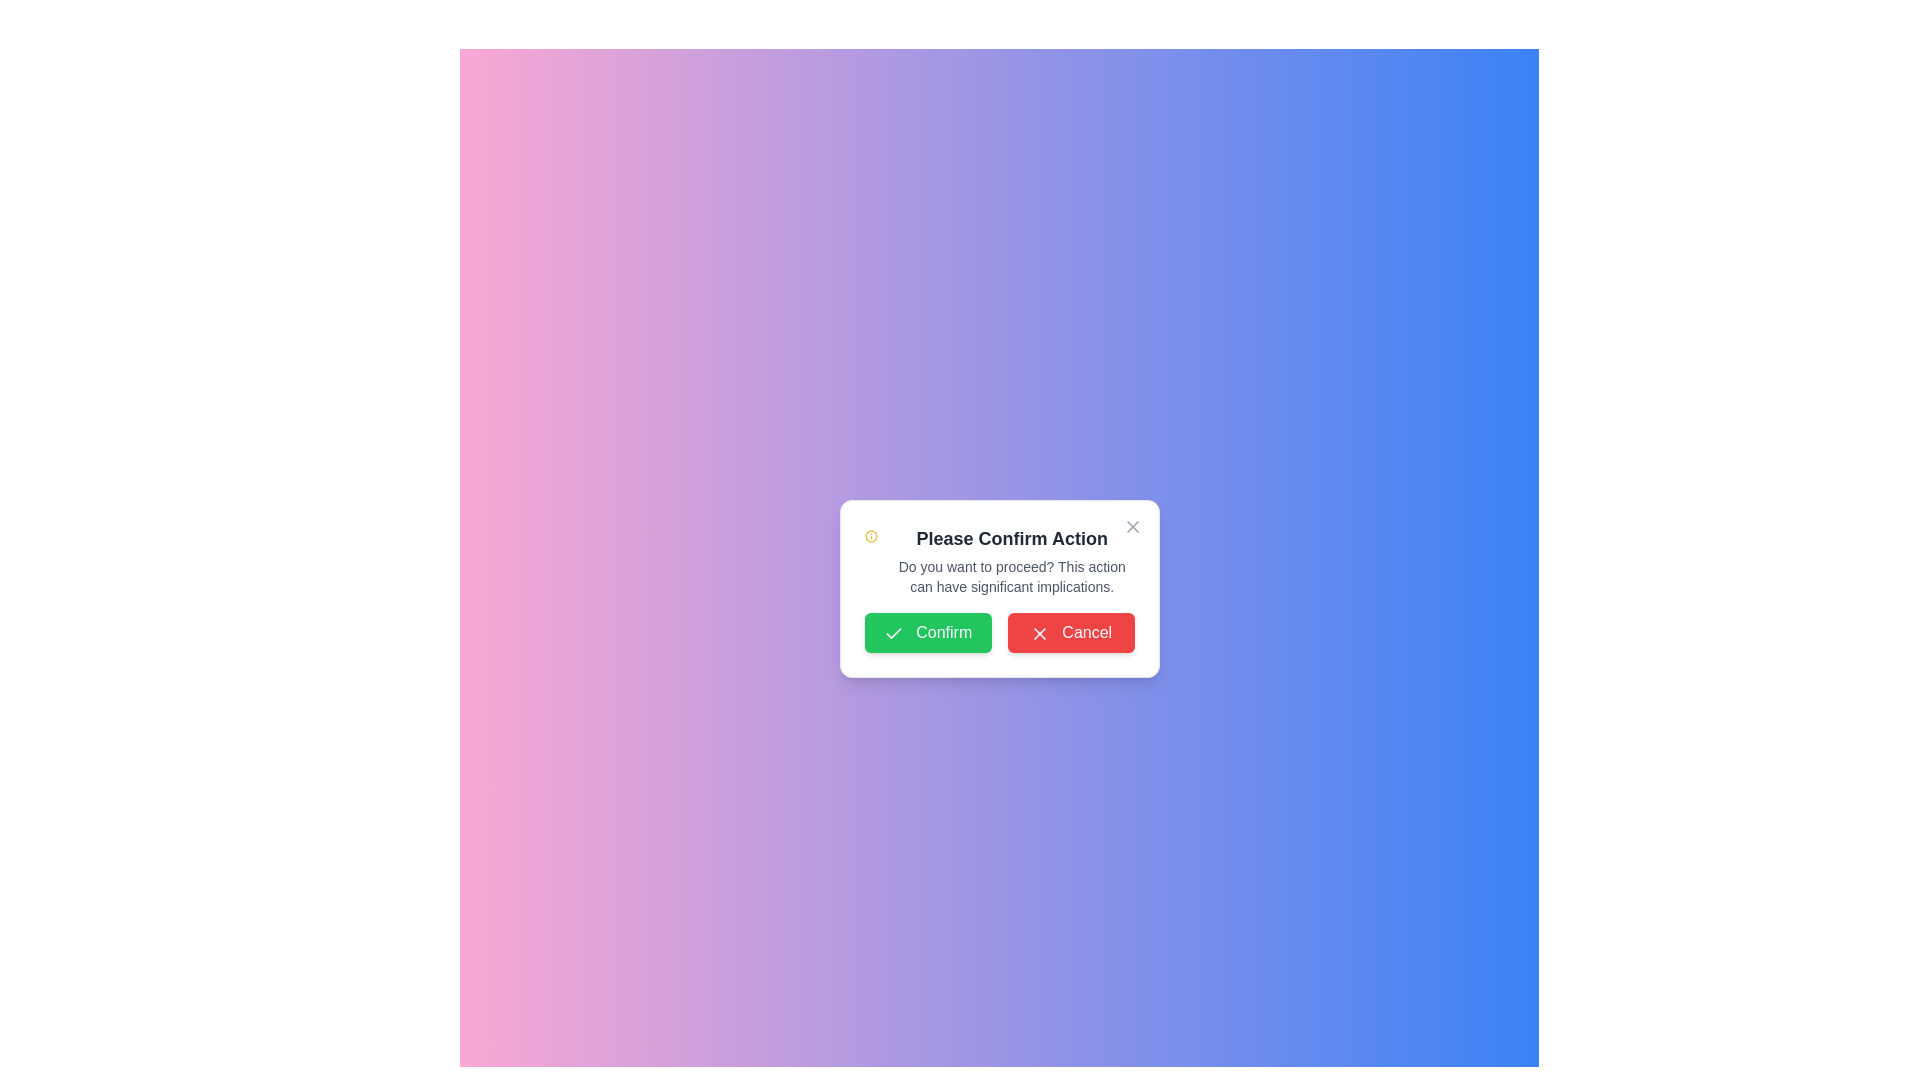  Describe the element at coordinates (999, 560) in the screenshot. I see `text block displaying the title 'Please Confirm Action' and the message 'Do you want to proceed? This action can have significant implications.' located near the top section of a confirmation dialog box` at that location.